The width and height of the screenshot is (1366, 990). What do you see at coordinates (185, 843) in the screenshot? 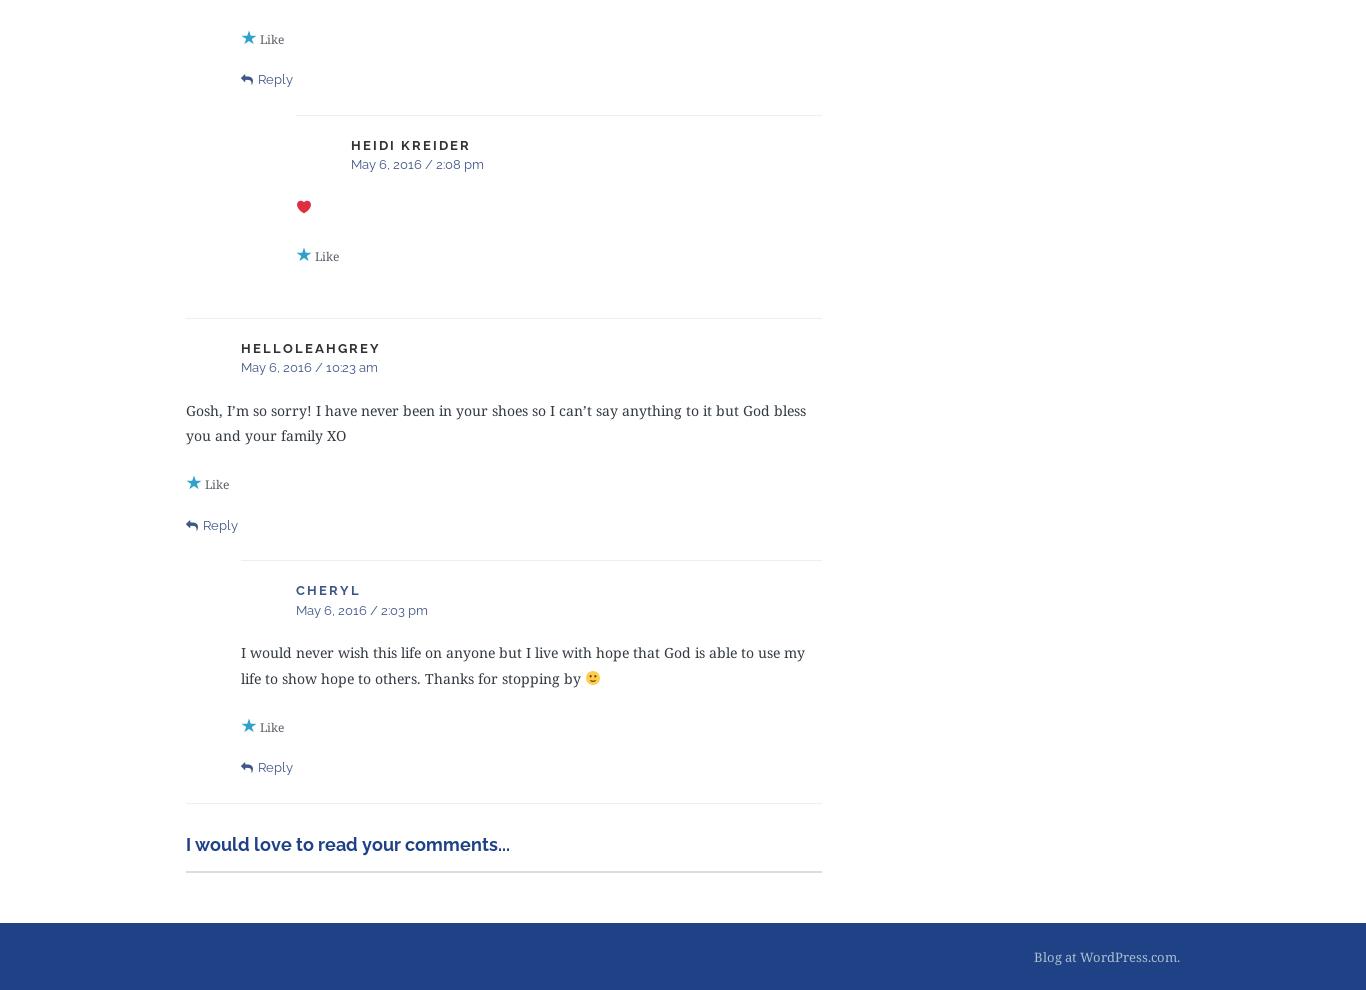
I see `'I would love to read your comments...'` at bounding box center [185, 843].